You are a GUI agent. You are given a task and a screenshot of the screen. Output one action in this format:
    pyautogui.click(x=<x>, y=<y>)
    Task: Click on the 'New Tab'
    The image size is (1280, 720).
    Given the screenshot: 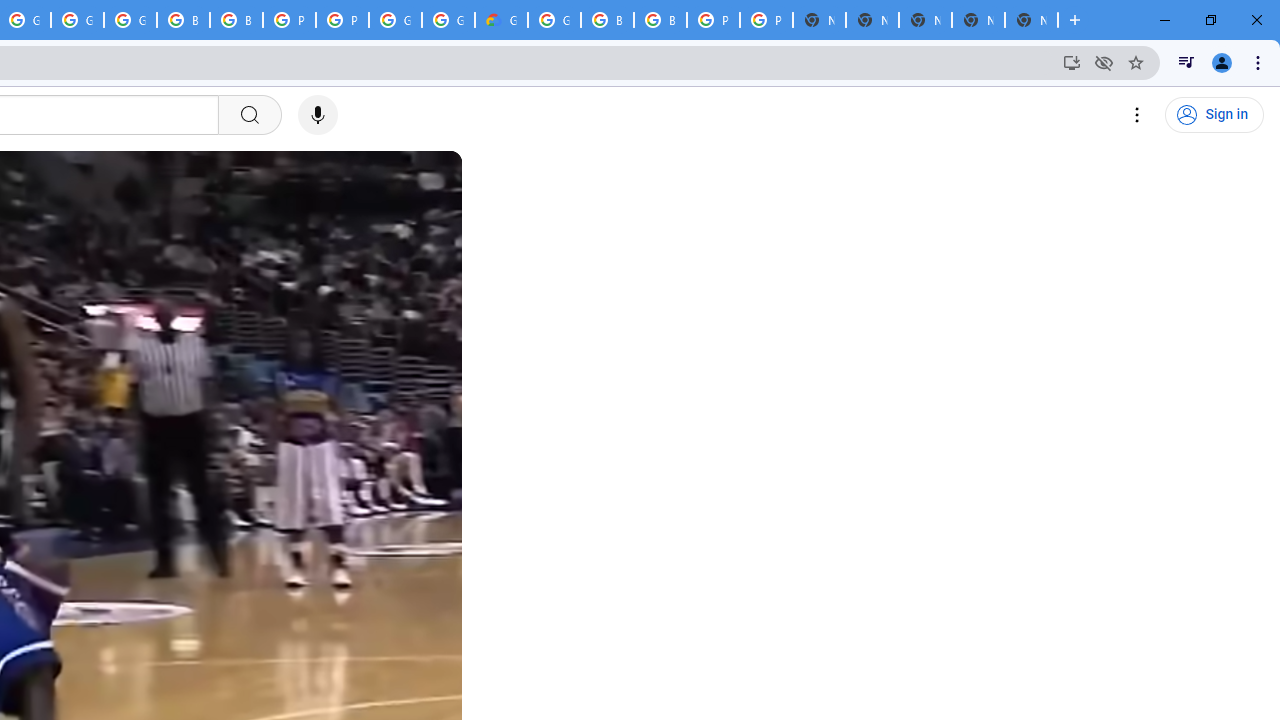 What is the action you would take?
    pyautogui.click(x=1031, y=20)
    